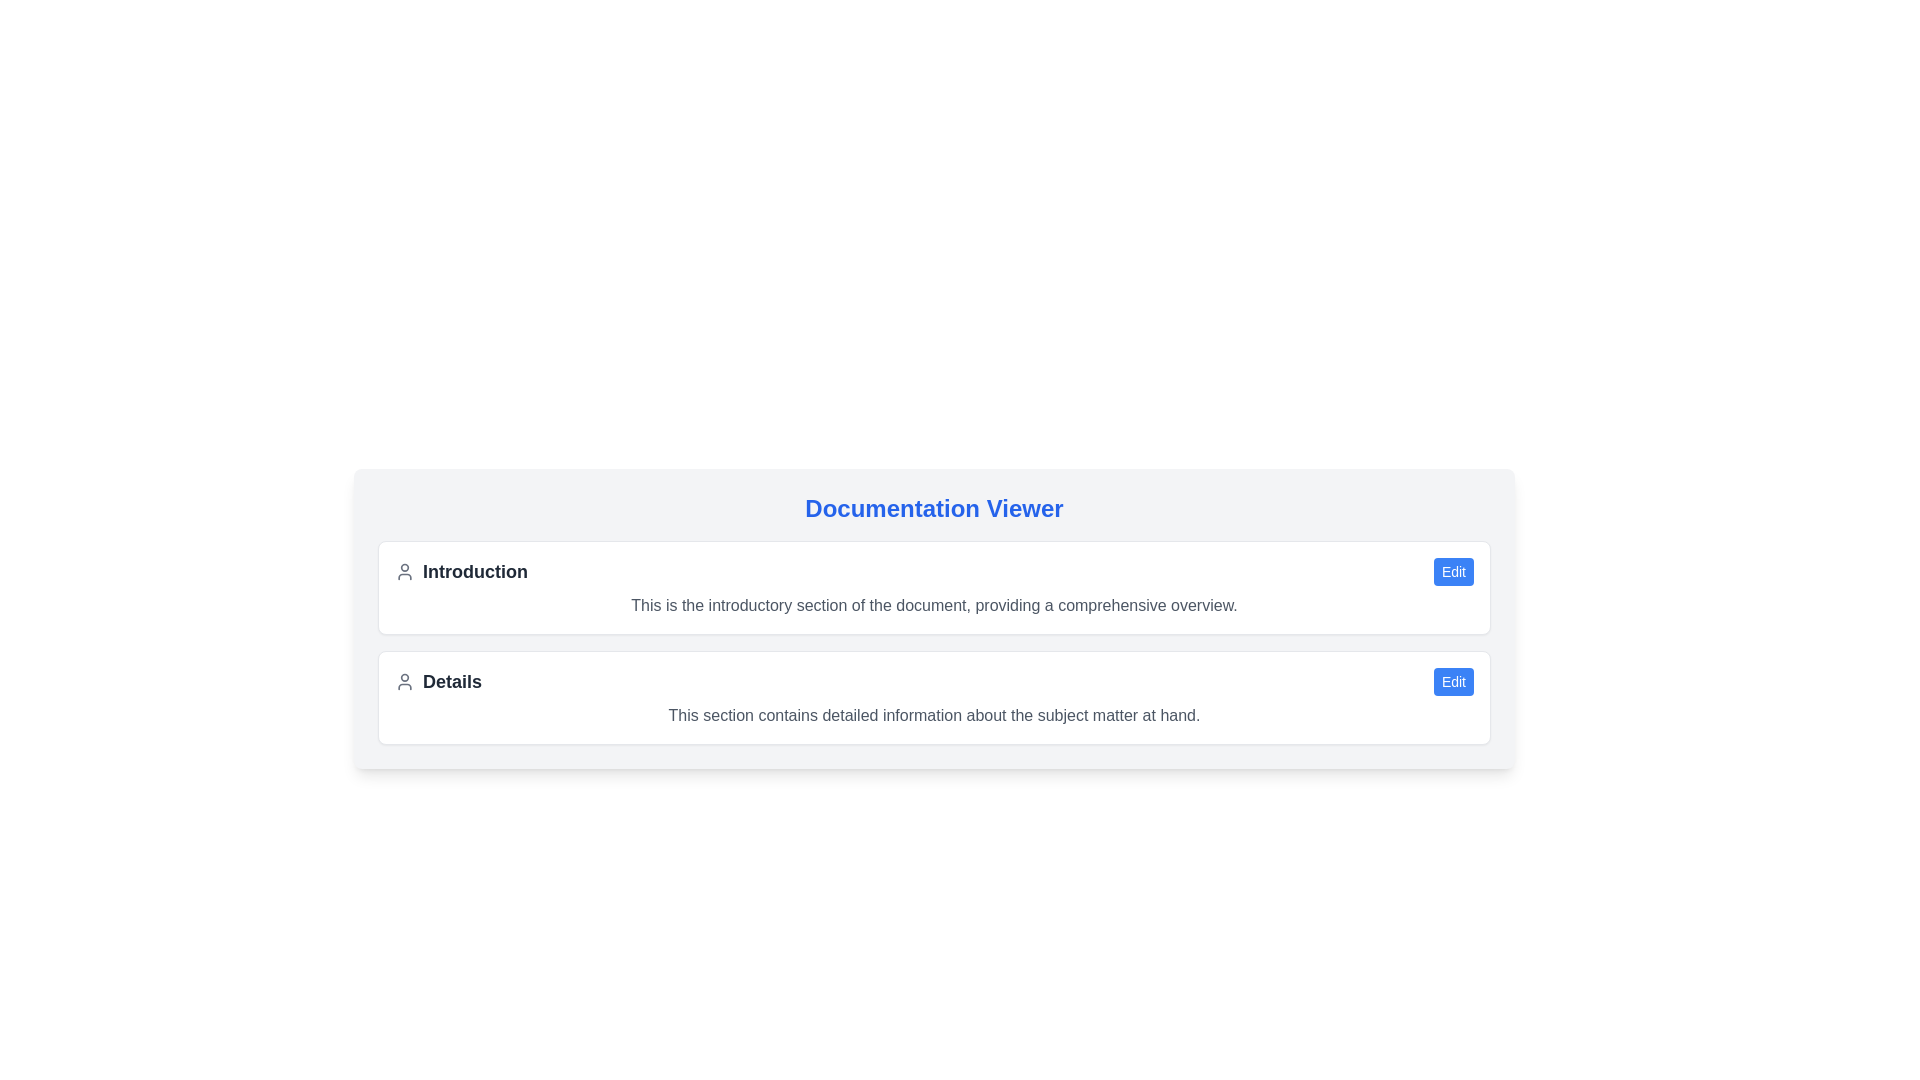 Image resolution: width=1920 pixels, height=1080 pixels. What do you see at coordinates (1454, 571) in the screenshot?
I see `the button that triggers editing functionality for the 'Introduction' section, located adjacent to the text labeled 'Introduction'` at bounding box center [1454, 571].